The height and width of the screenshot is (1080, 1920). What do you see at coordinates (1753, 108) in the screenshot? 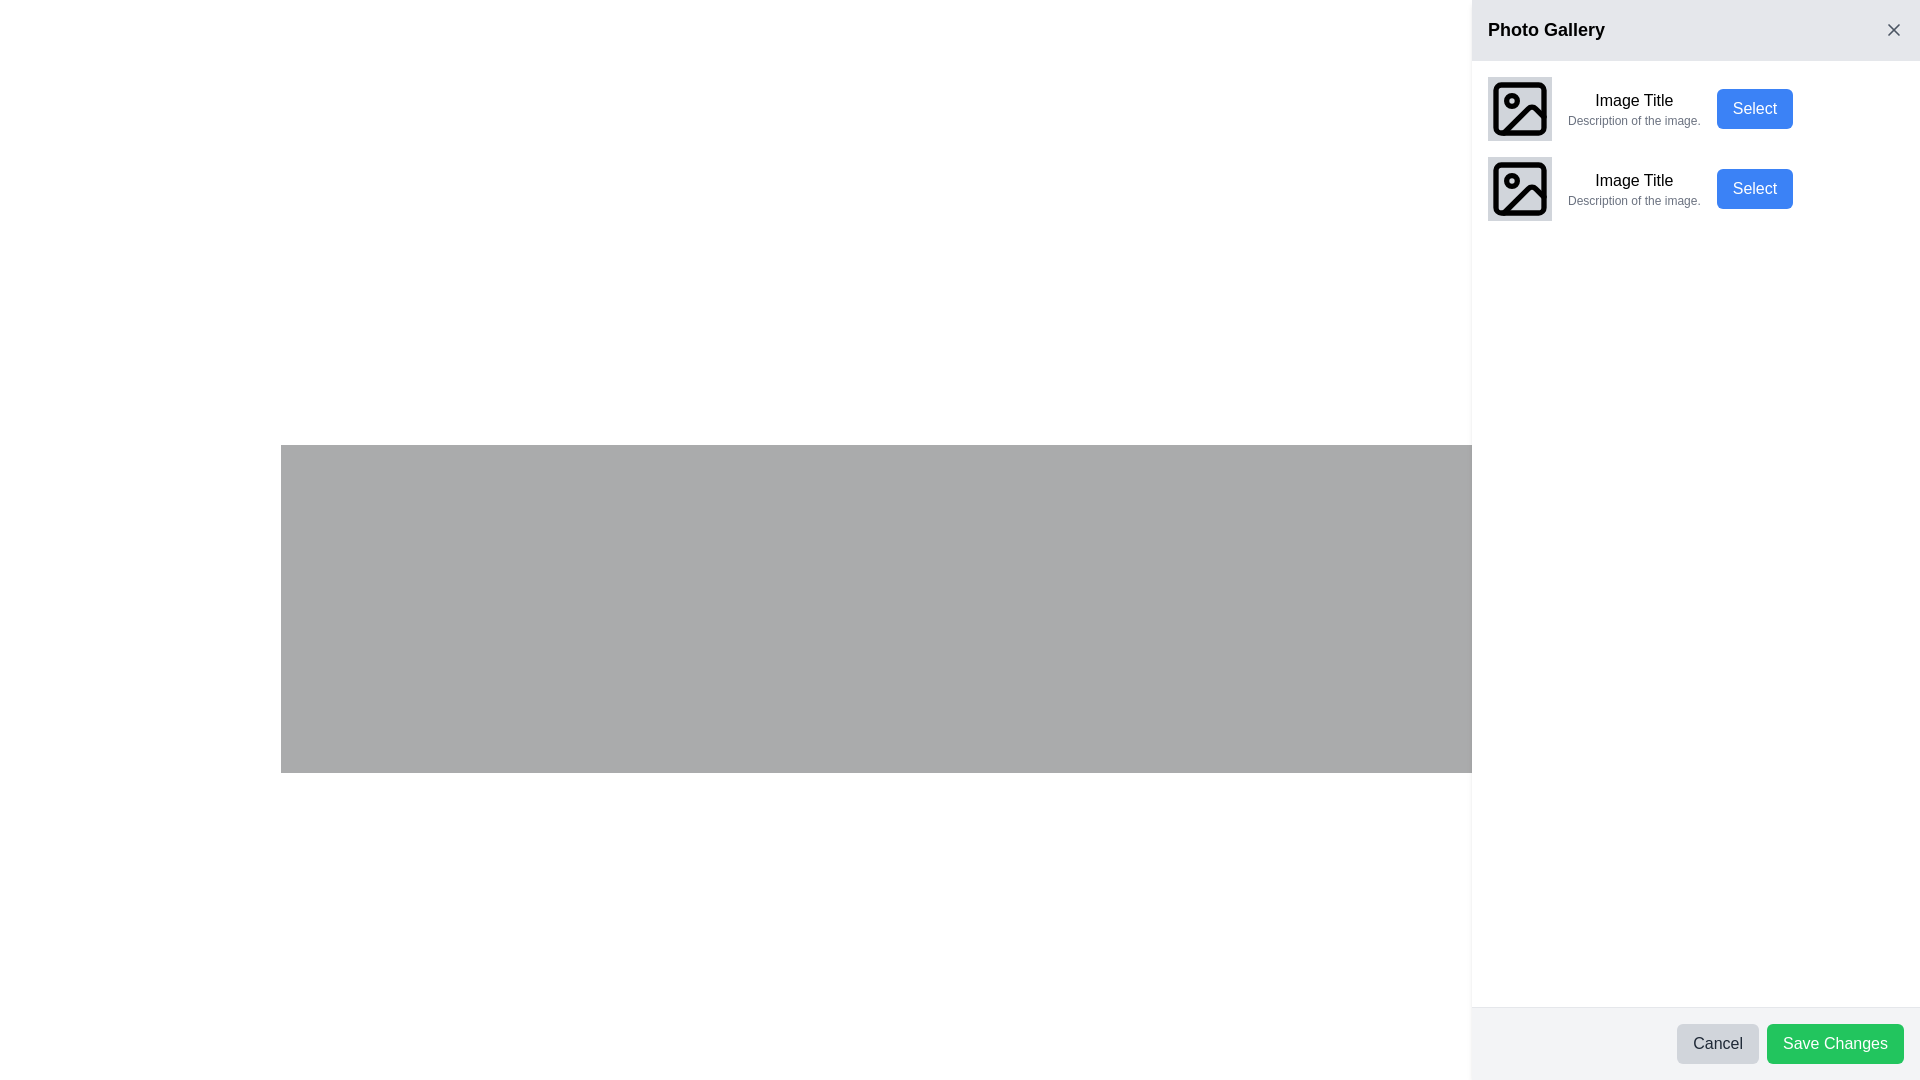
I see `the selector button located at the top-right corner of the list item` at bounding box center [1753, 108].